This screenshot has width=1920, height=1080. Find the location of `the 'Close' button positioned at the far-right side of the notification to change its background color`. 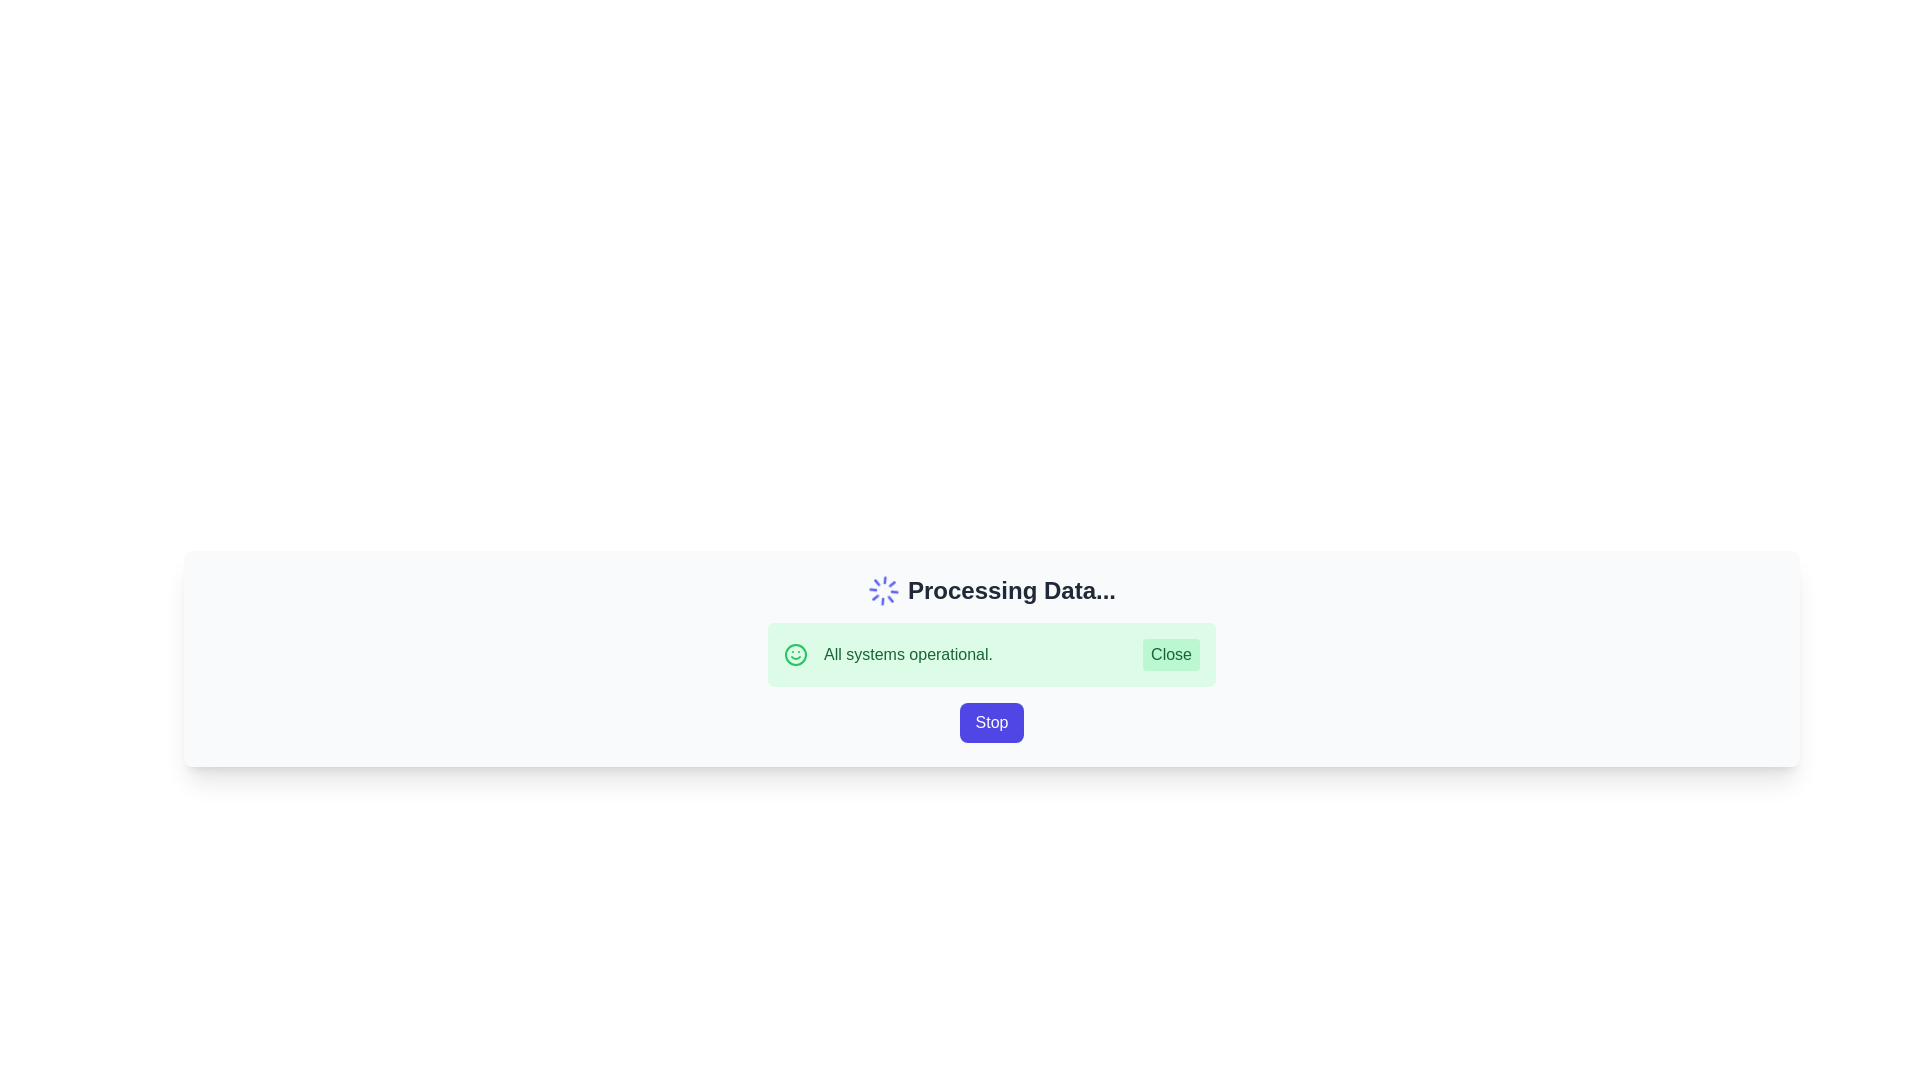

the 'Close' button positioned at the far-right side of the notification to change its background color is located at coordinates (1171, 655).